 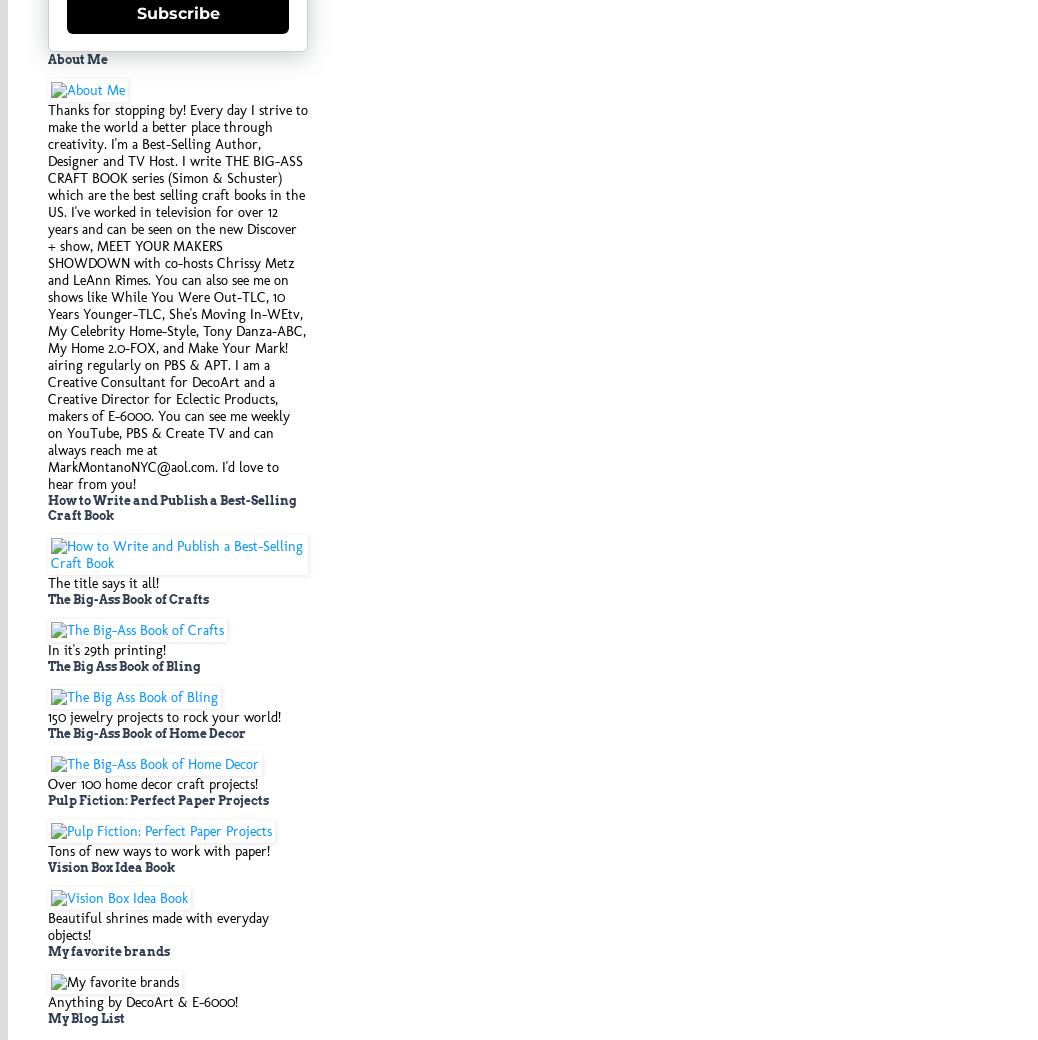 I want to click on '150 jewelry projects to rock your world!', so click(x=163, y=716).